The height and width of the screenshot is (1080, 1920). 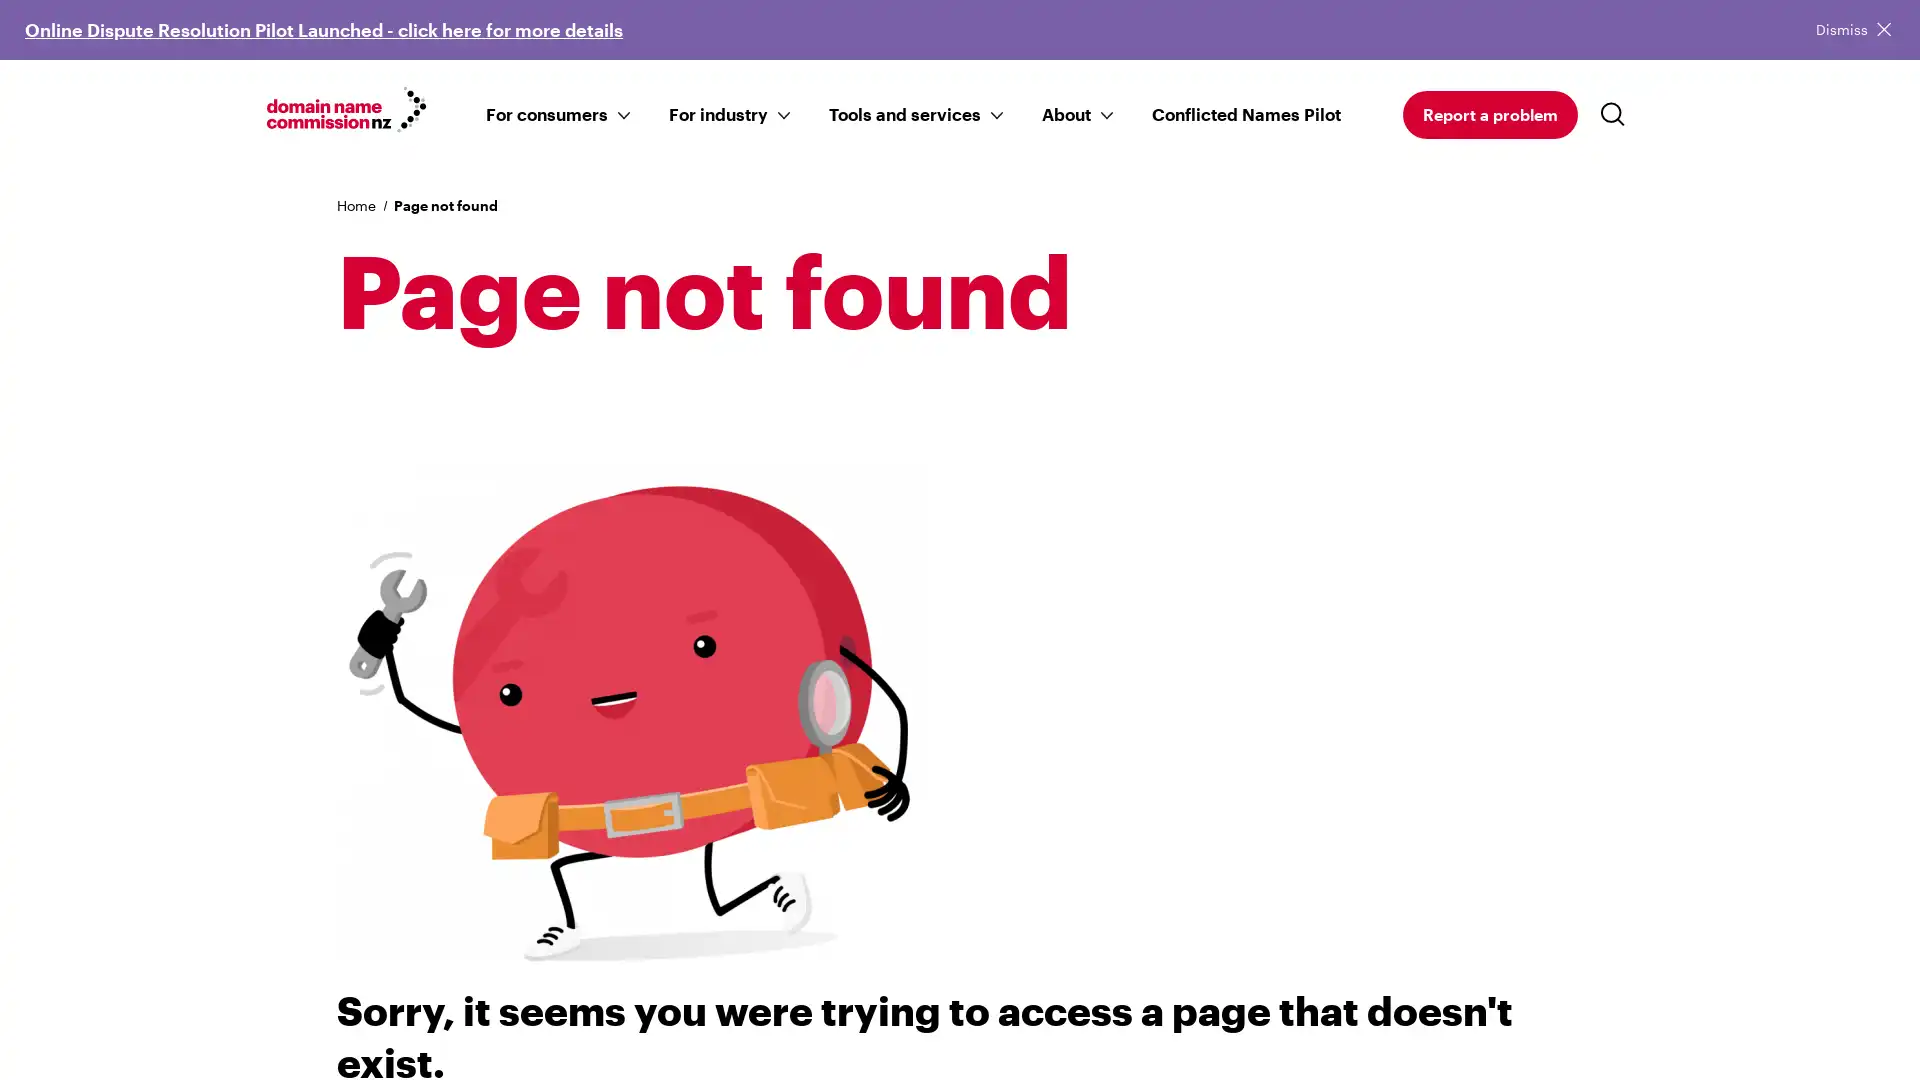 I want to click on For consumers, so click(x=546, y=111).